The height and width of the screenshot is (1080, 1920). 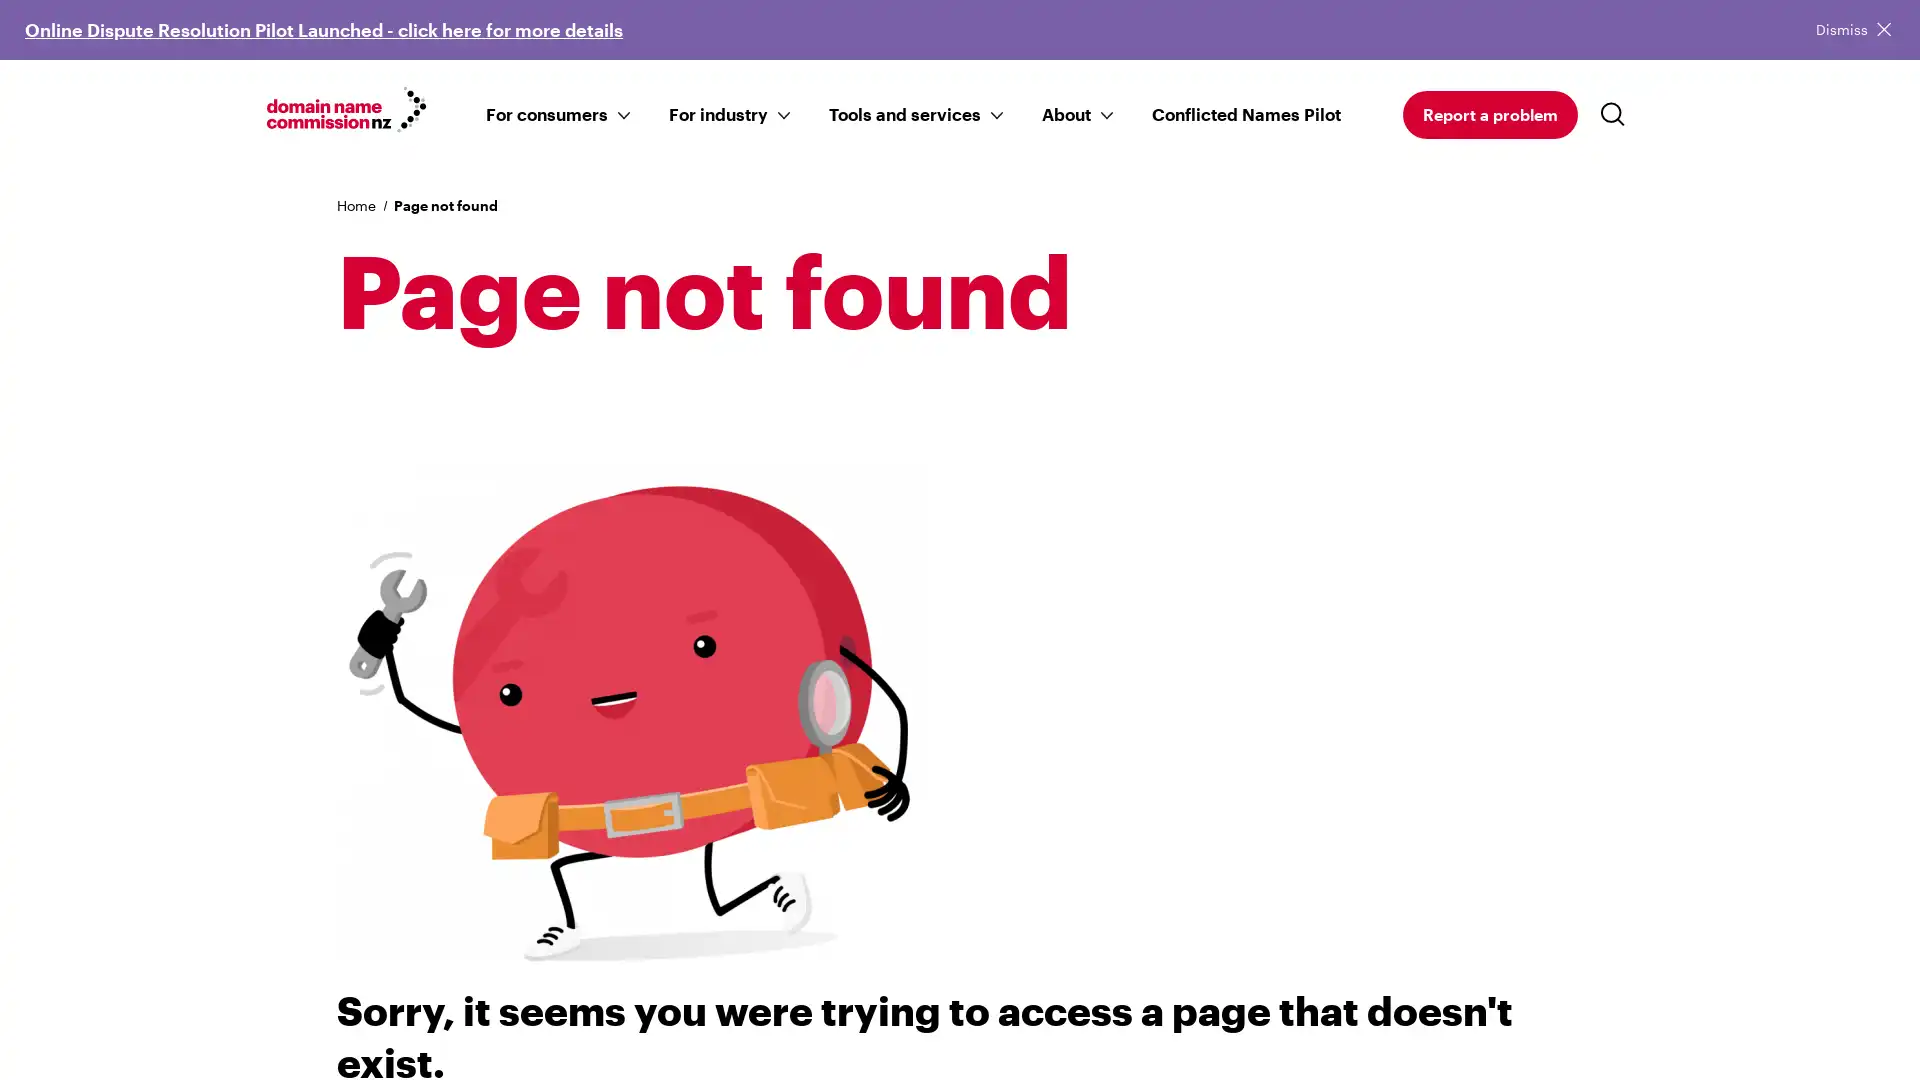 I want to click on For consumers, so click(x=546, y=111).